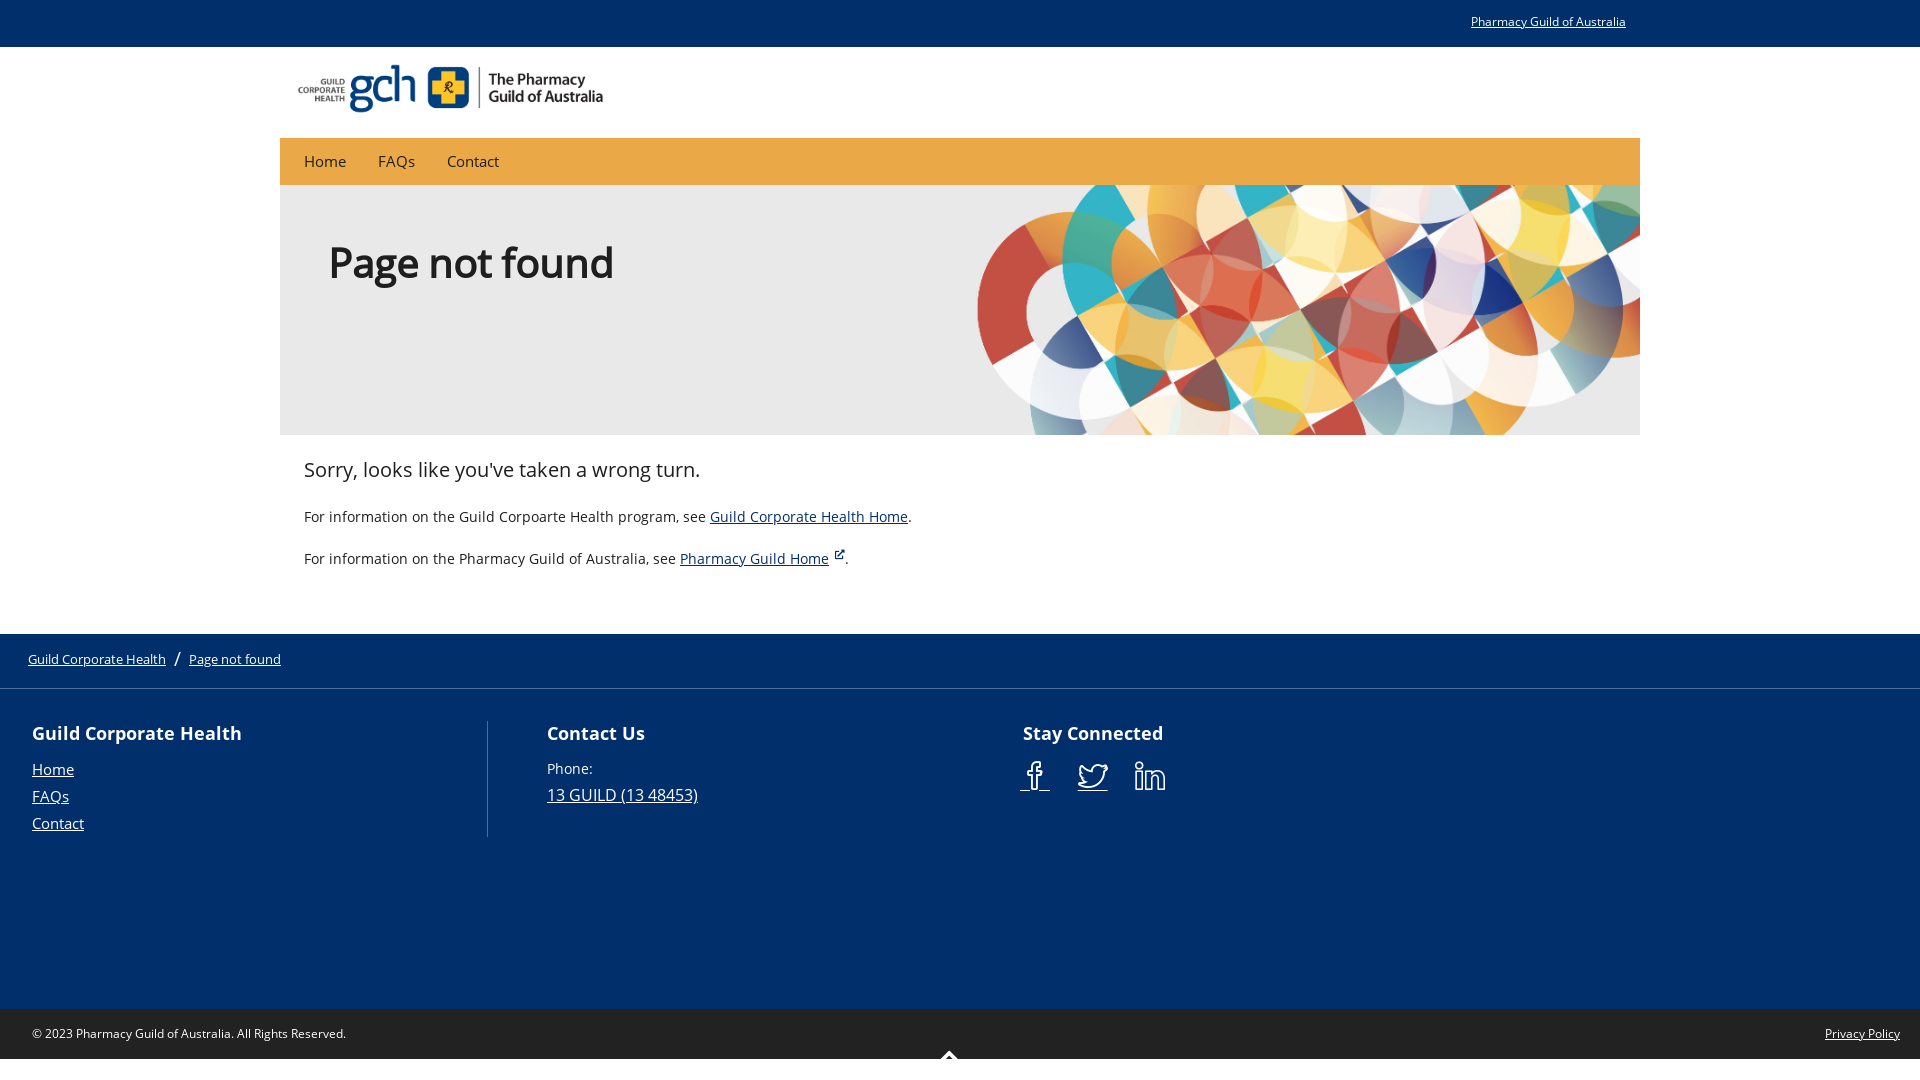 This screenshot has height=1080, width=1920. Describe the element at coordinates (325, 160) in the screenshot. I see `'Home'` at that location.